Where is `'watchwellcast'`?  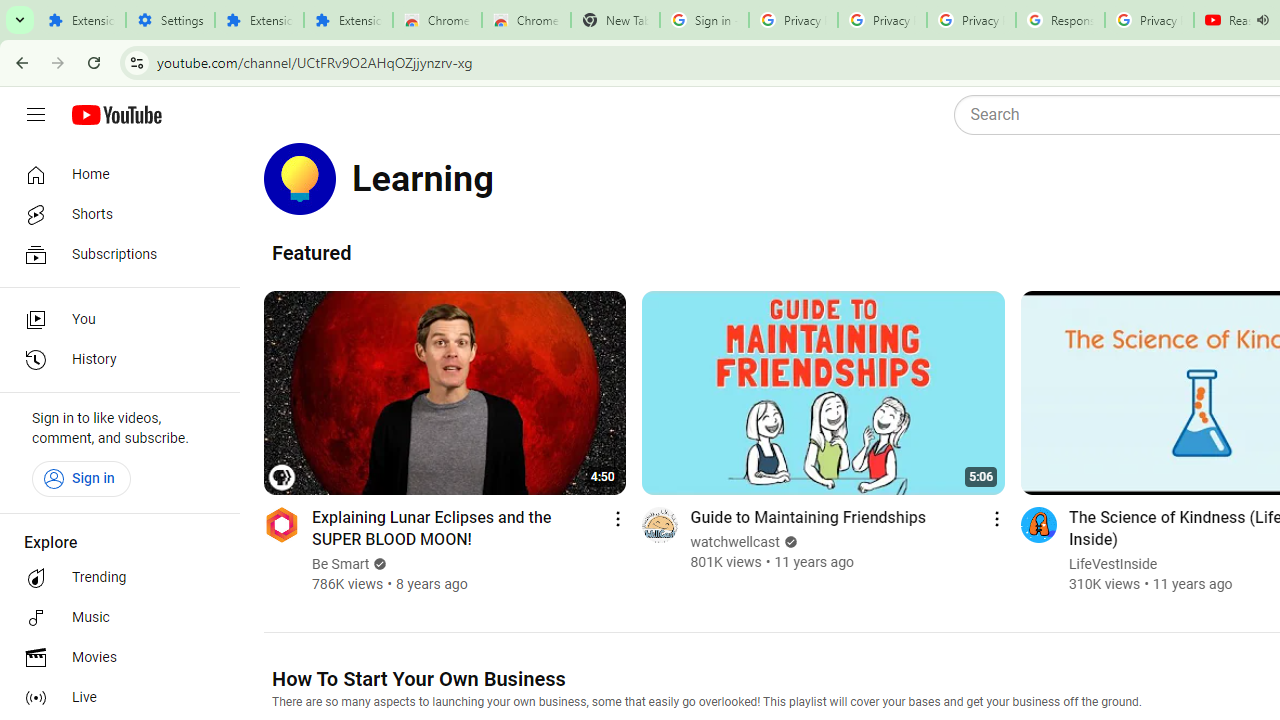
'watchwellcast' is located at coordinates (735, 542).